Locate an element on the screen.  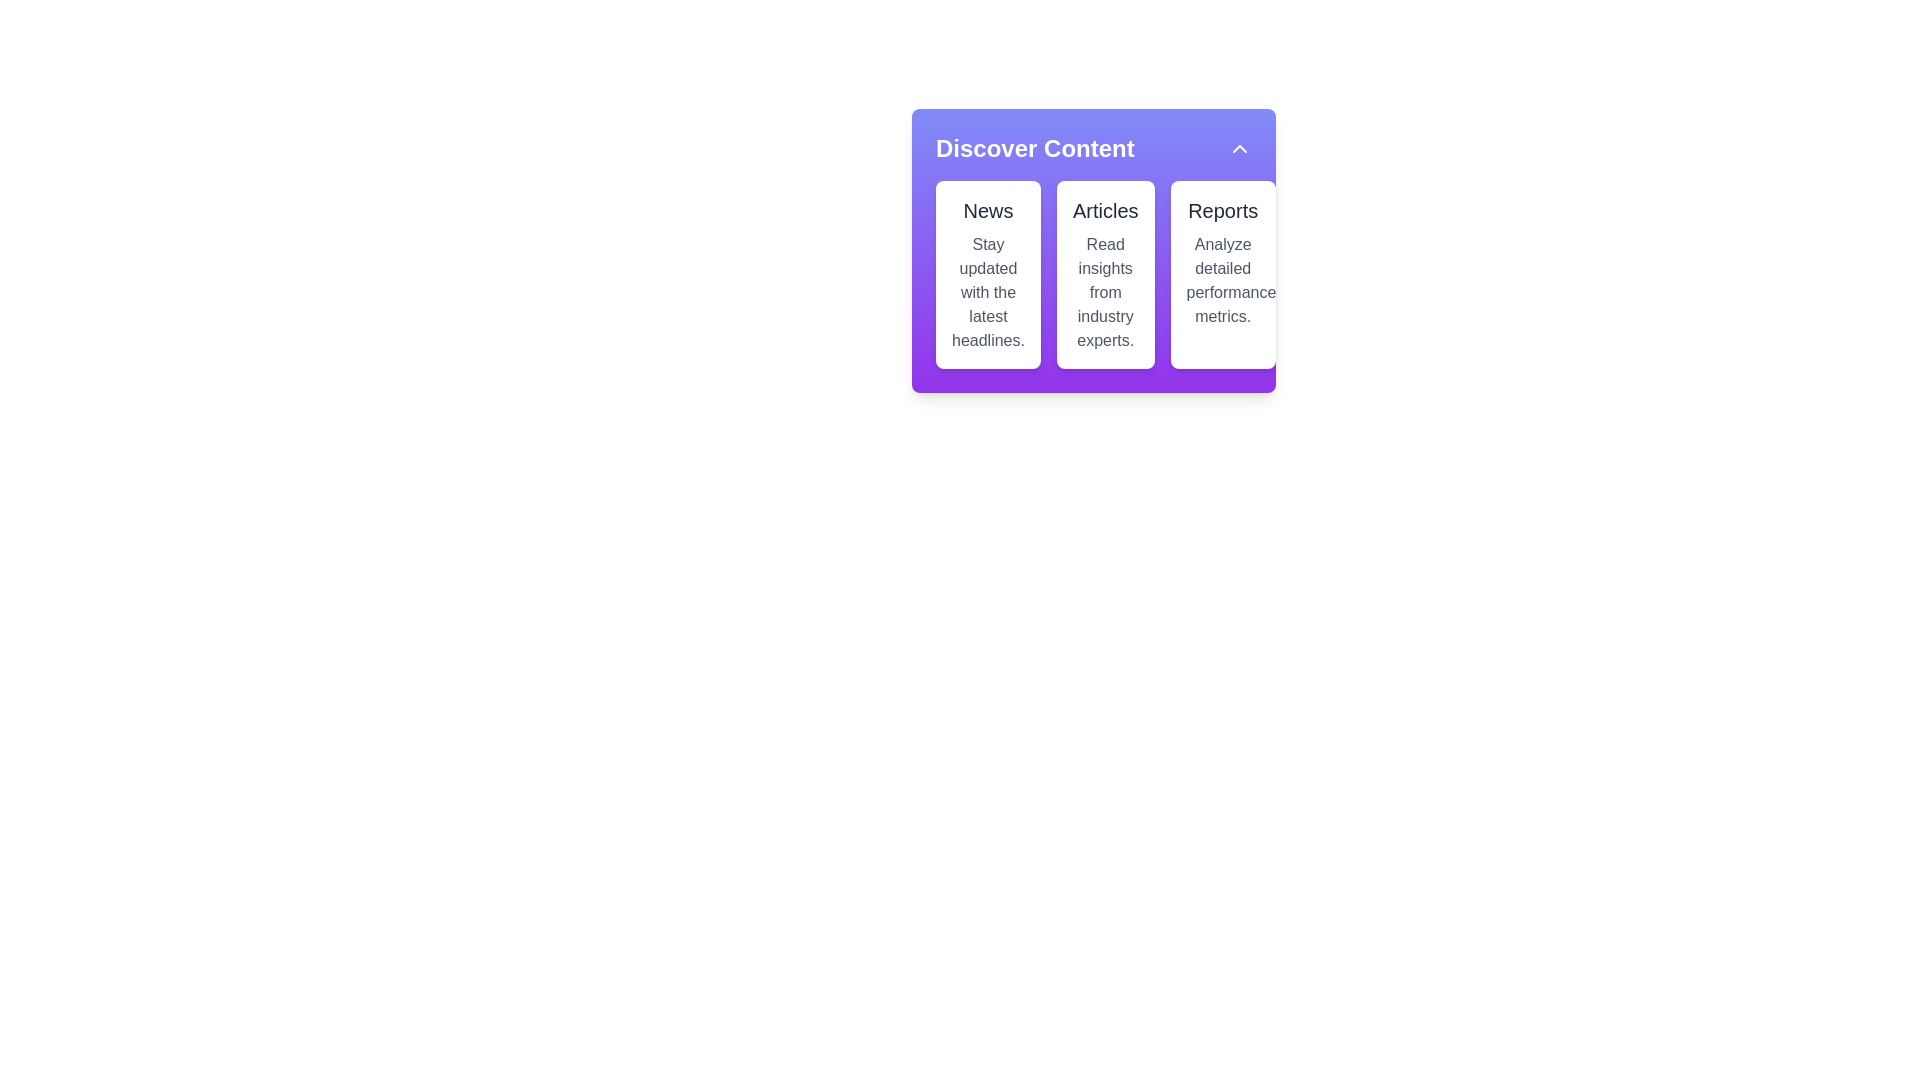
the text label that serves as a title for the card titled 'Articles', which is centrally located in the second column under 'Discover Content' is located at coordinates (1104, 211).